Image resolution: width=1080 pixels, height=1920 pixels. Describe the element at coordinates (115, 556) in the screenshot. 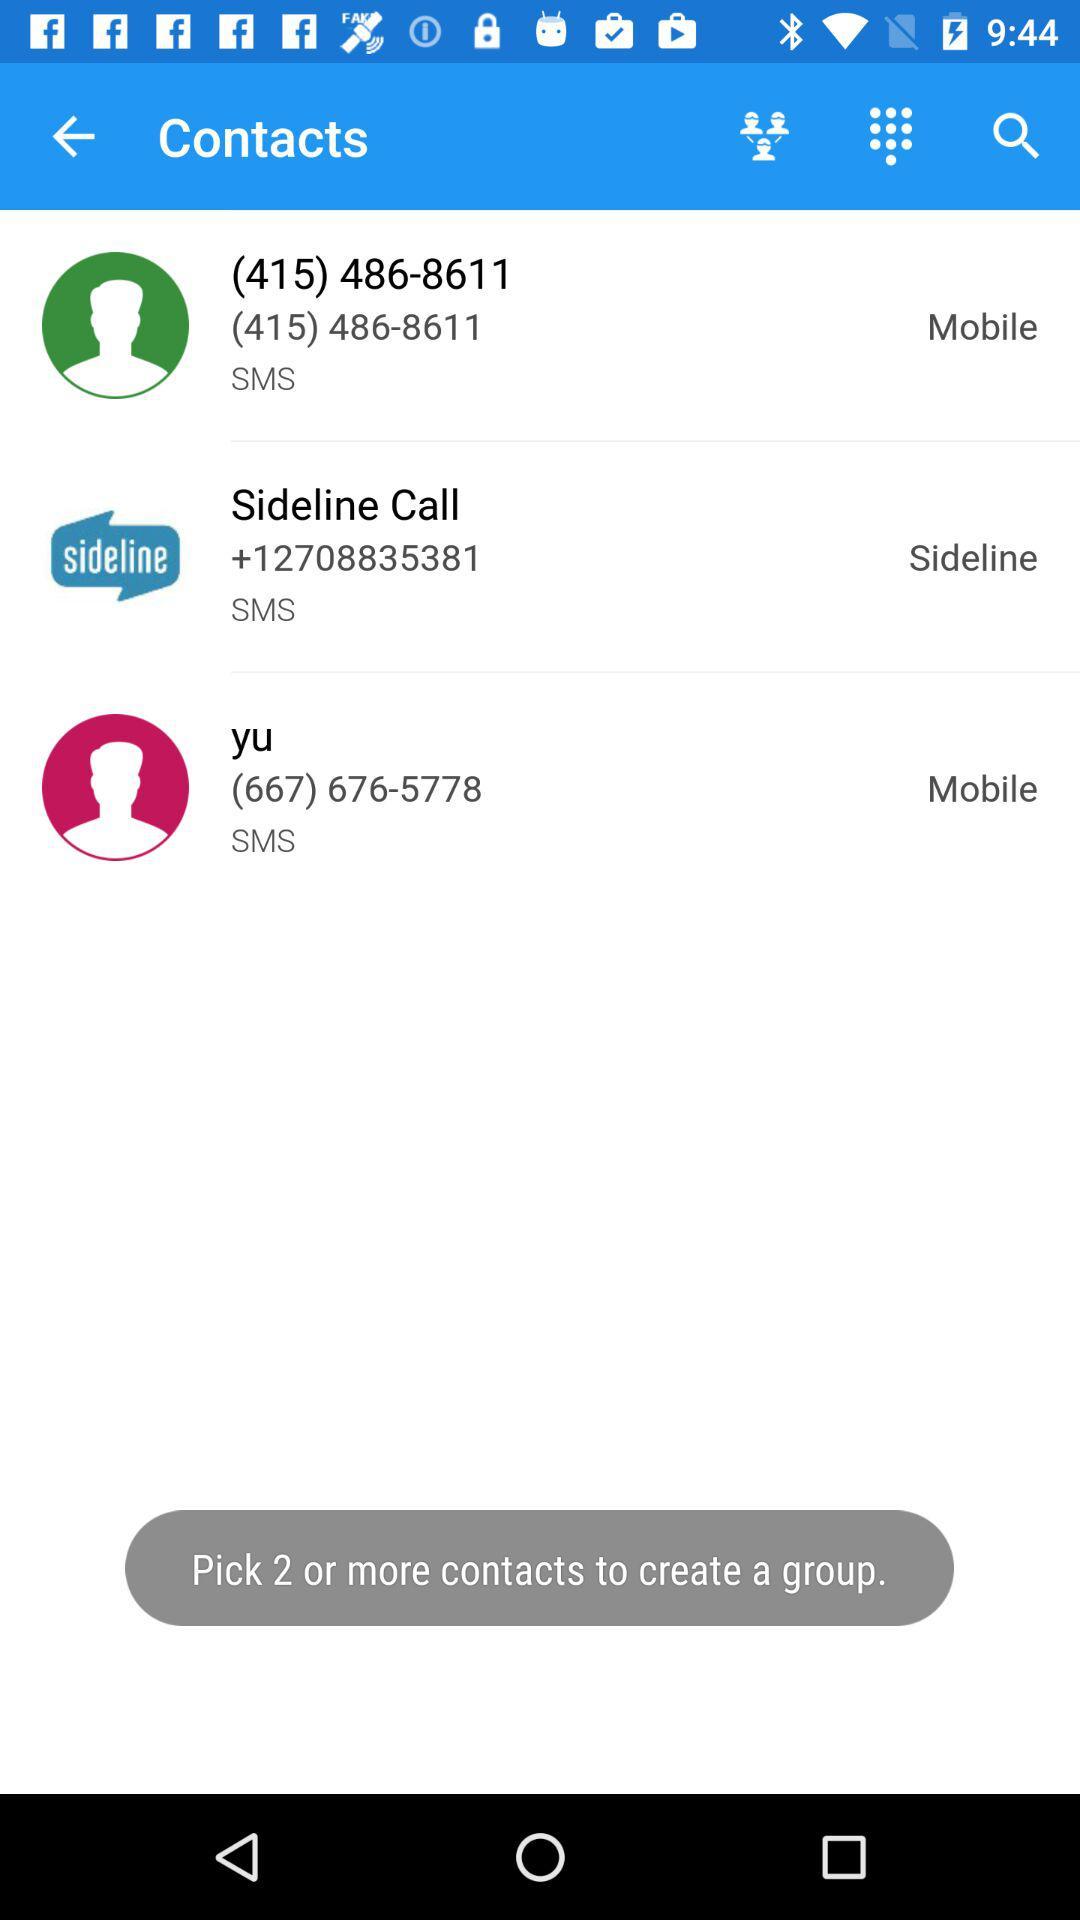

I see `contact name` at that location.